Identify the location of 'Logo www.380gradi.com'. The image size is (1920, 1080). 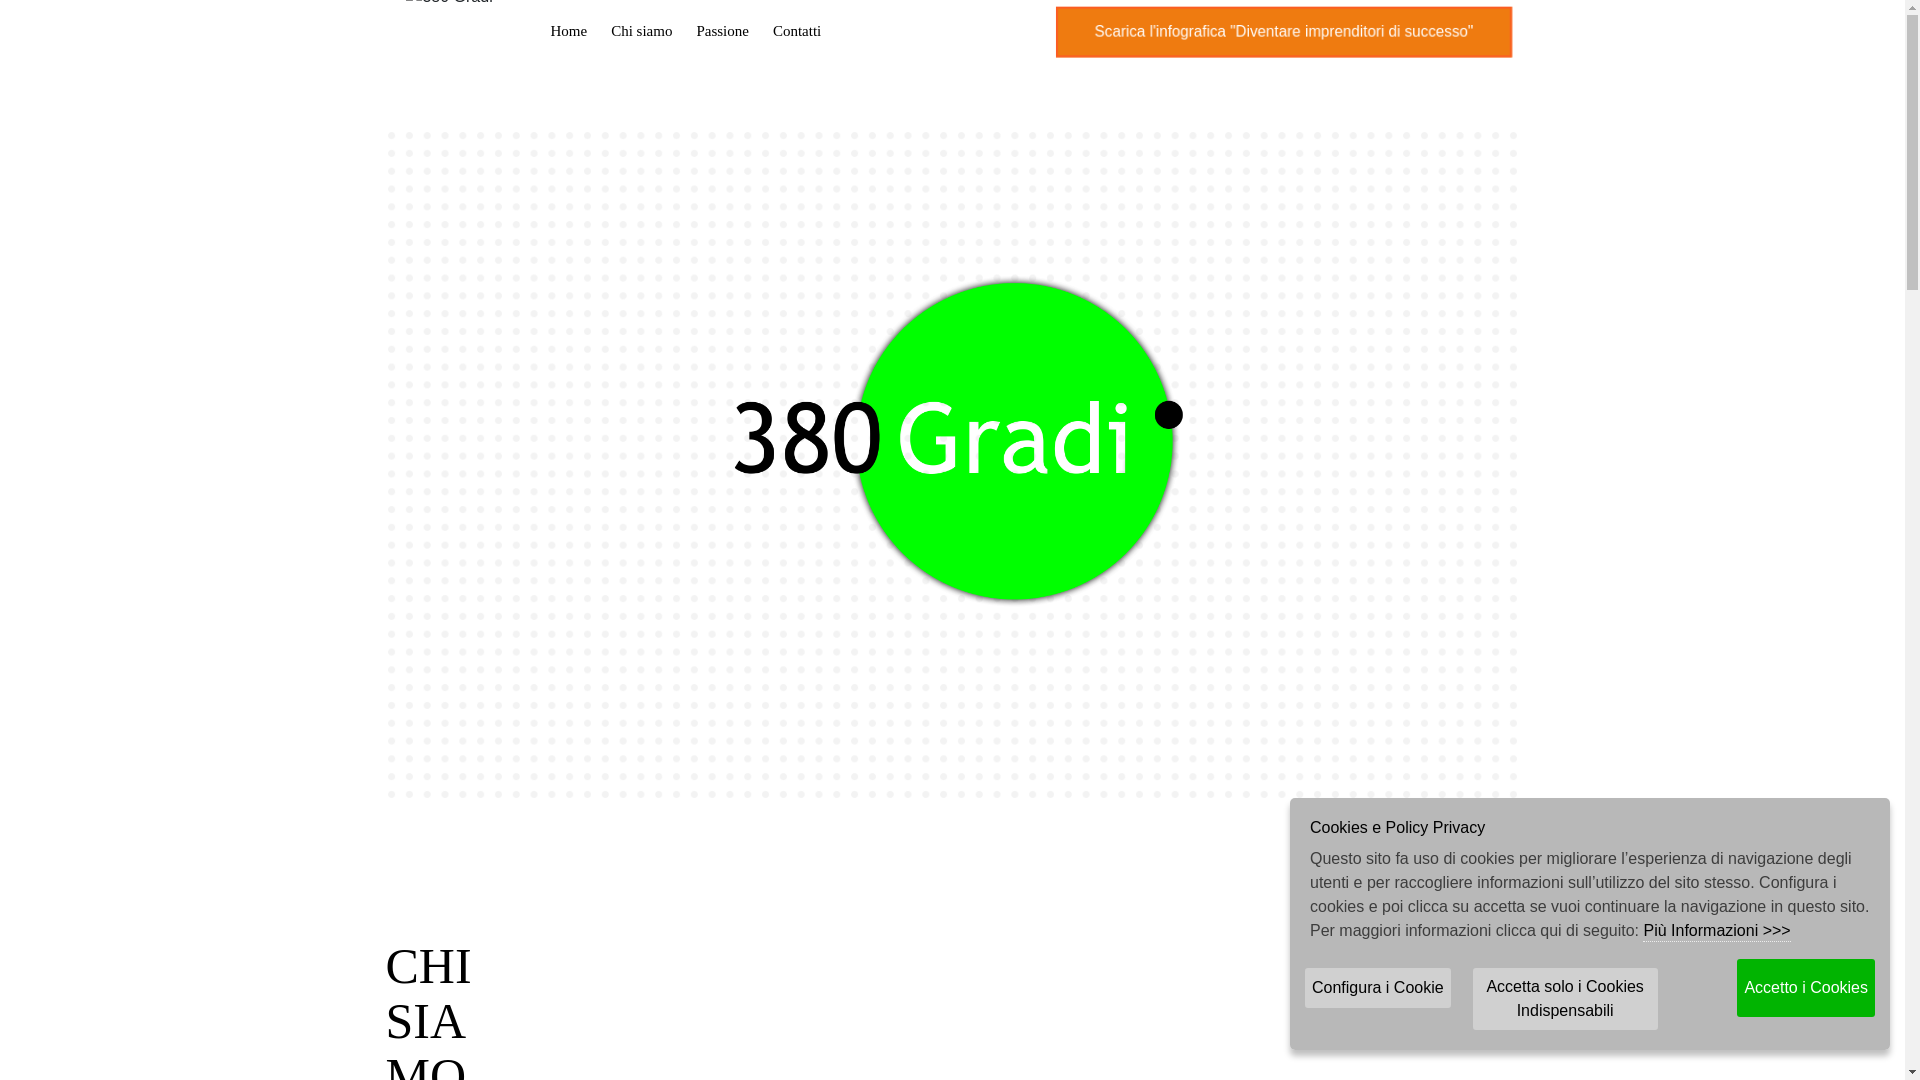
(950, 443).